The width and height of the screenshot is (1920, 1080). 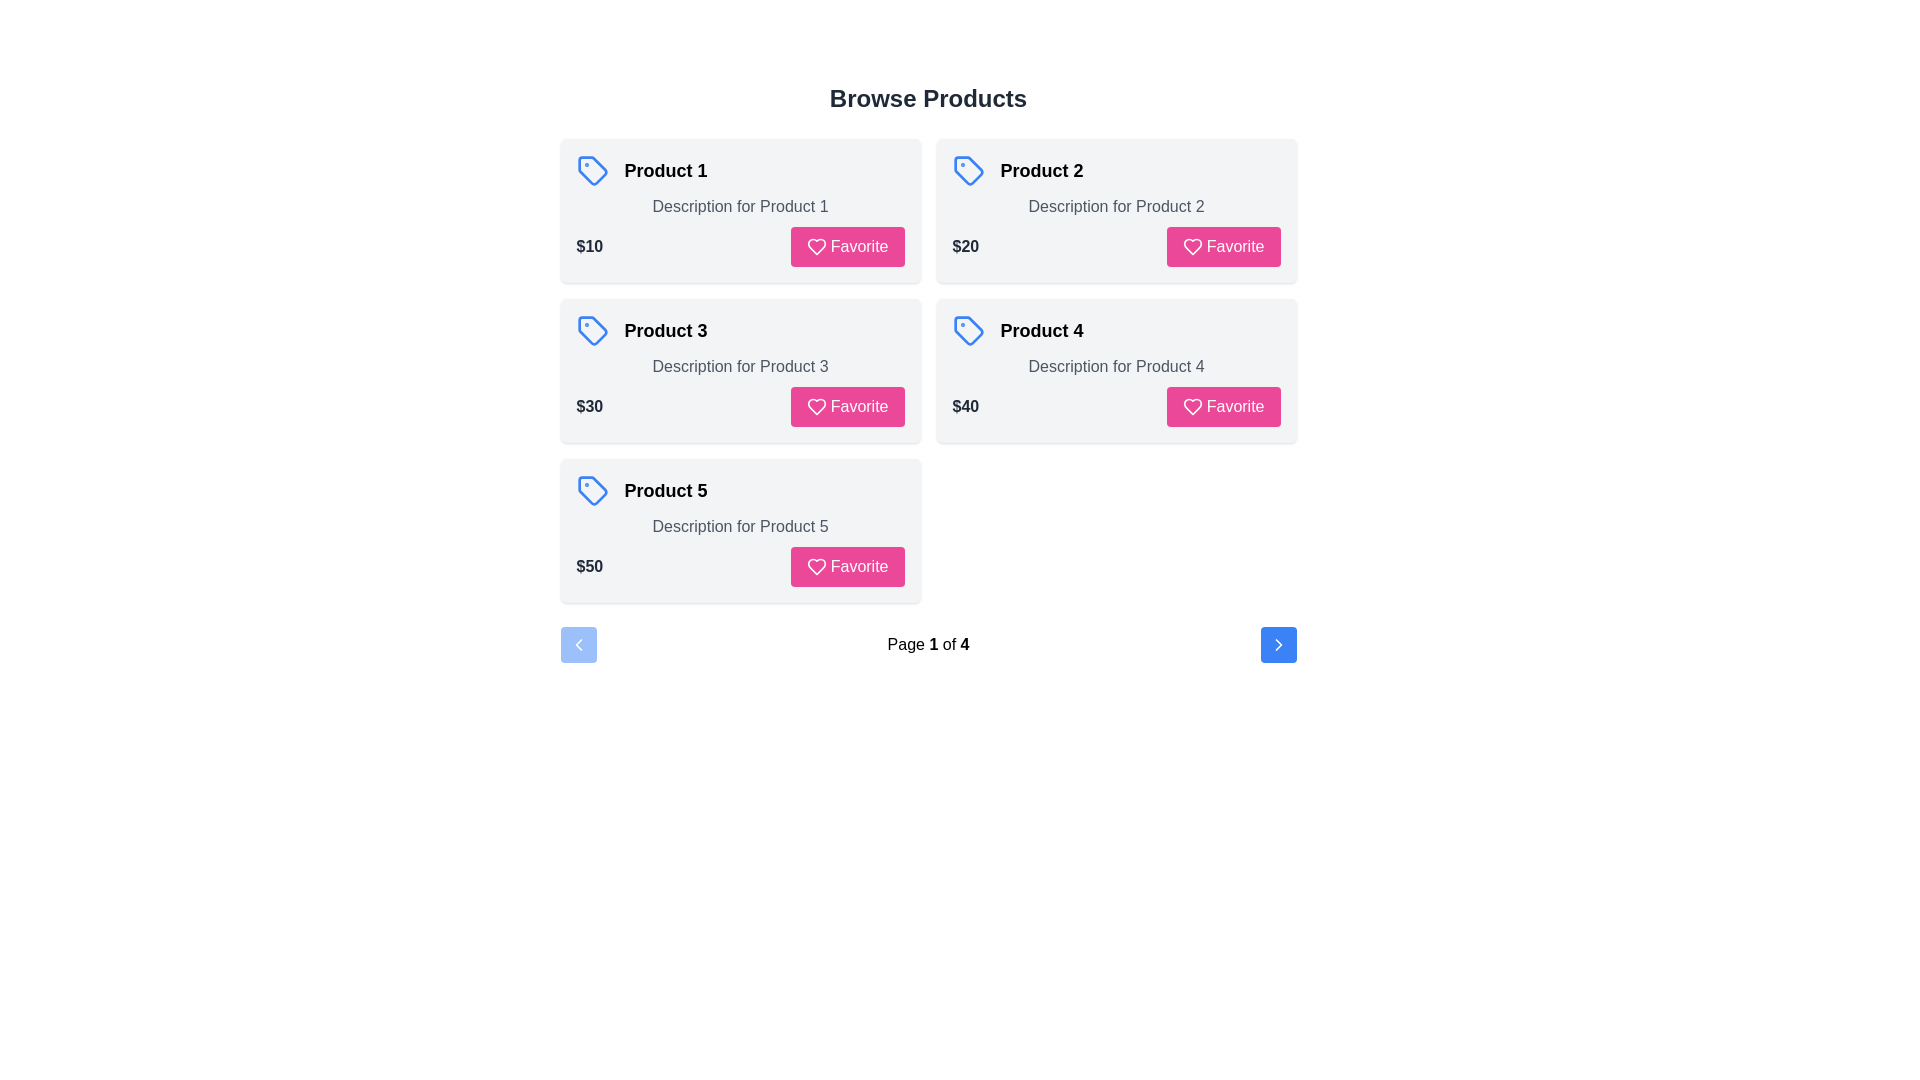 I want to click on the chevron icon within the round blue button located at the bottom-right section of the interface, so click(x=1277, y=644).